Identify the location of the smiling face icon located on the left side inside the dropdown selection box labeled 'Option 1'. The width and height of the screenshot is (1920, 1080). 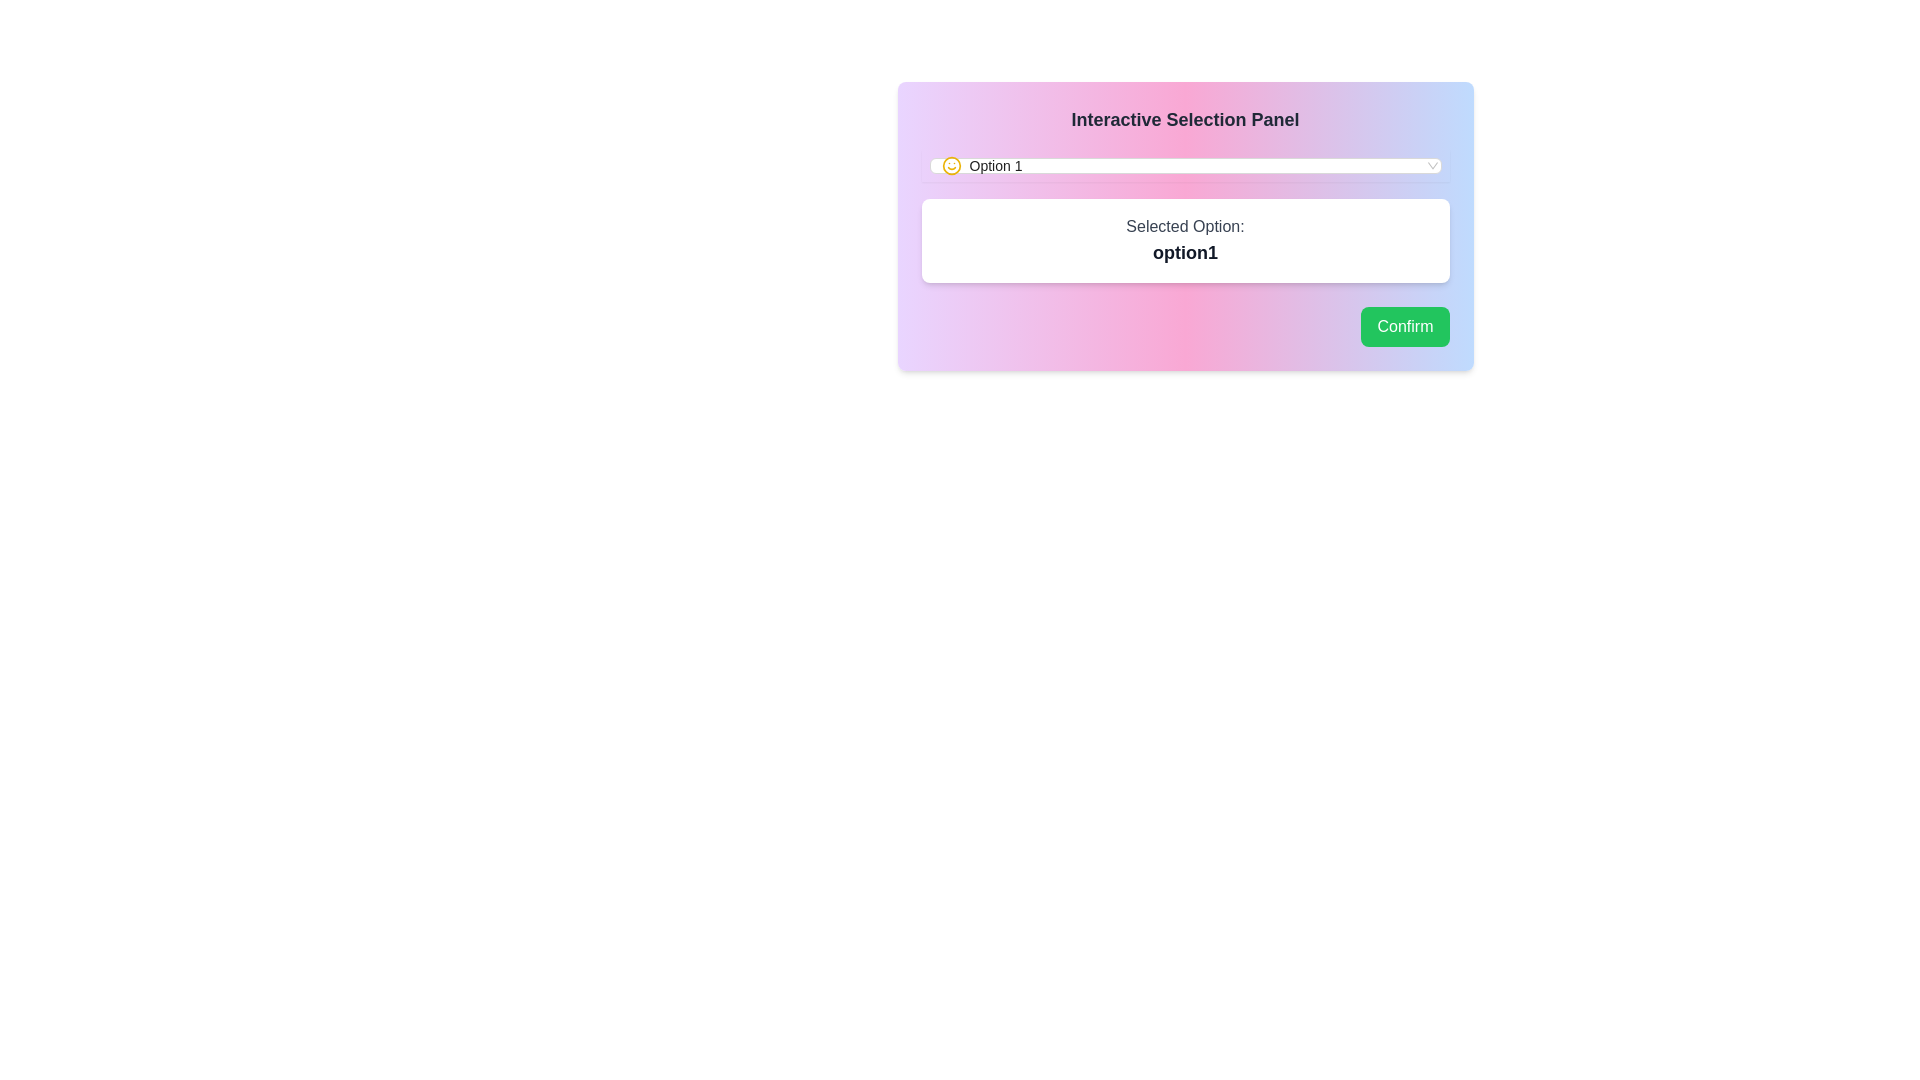
(950, 164).